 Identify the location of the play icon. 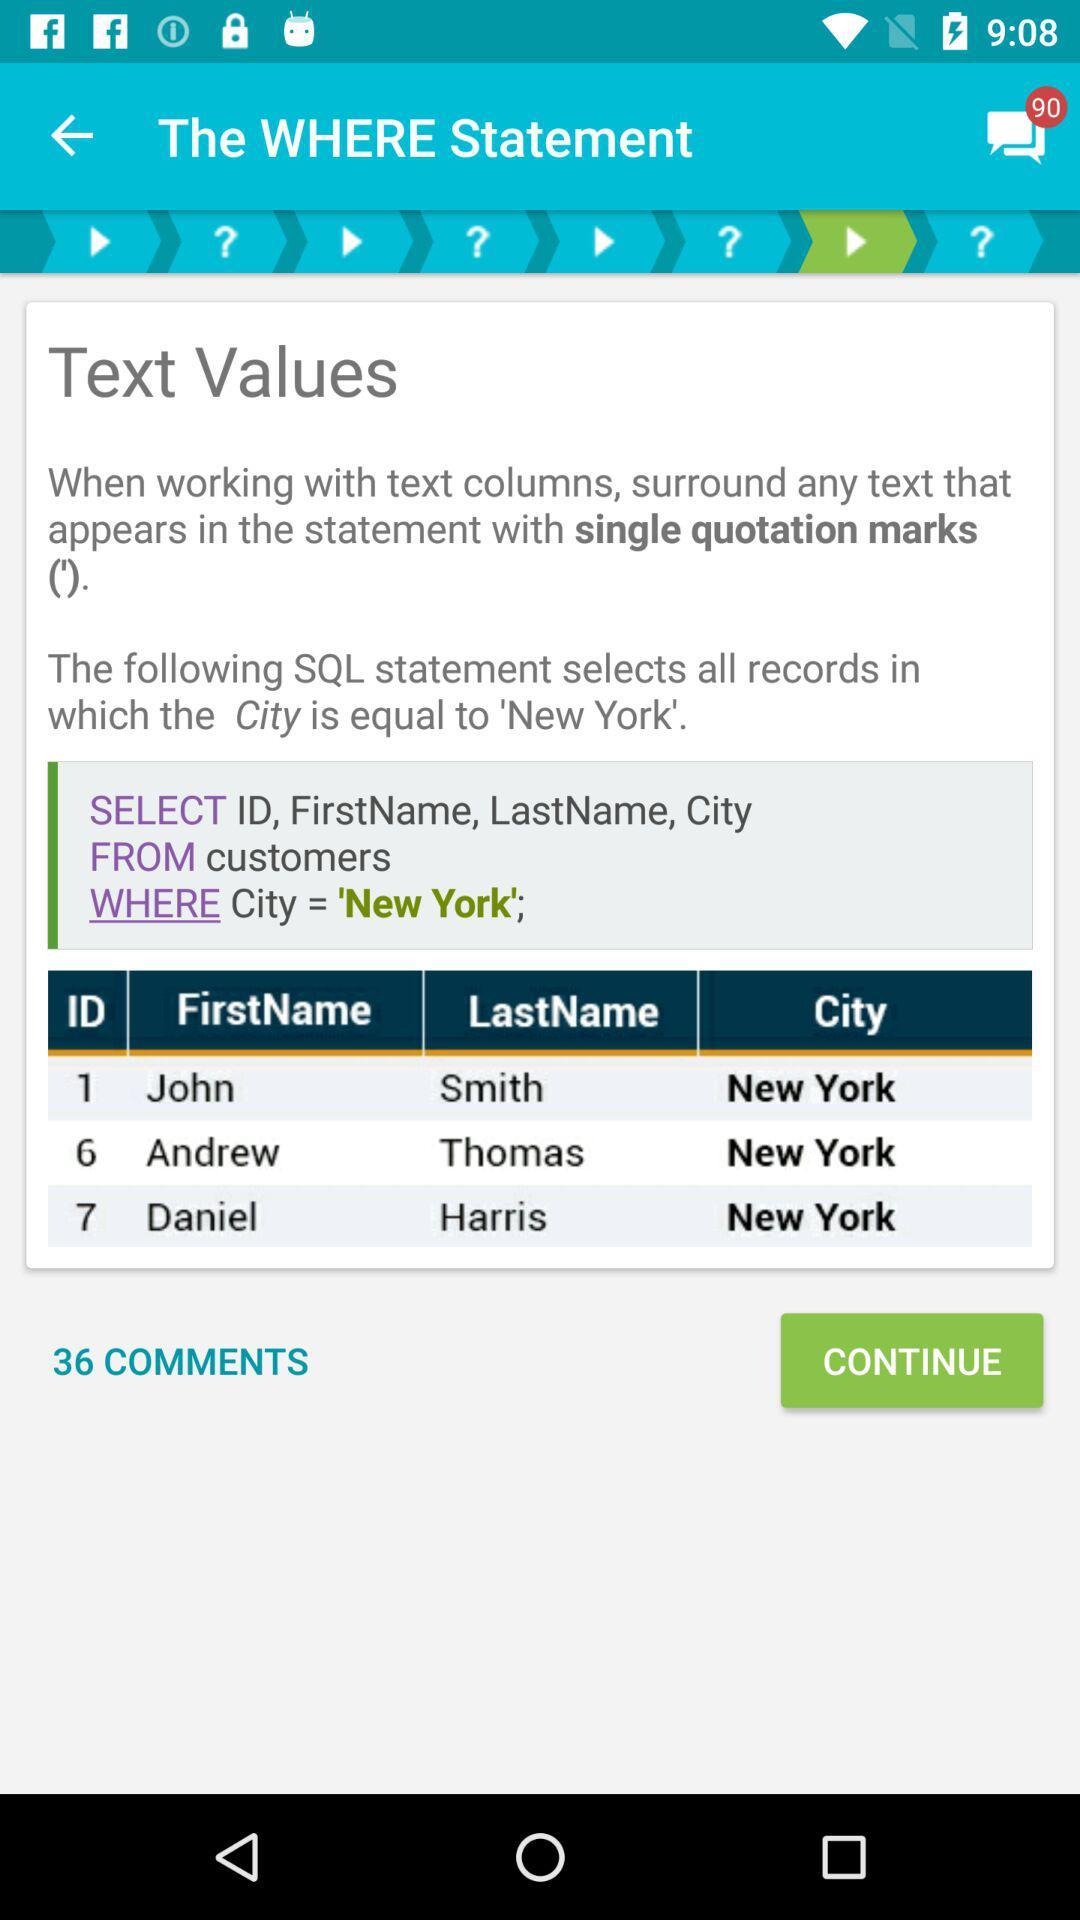
(601, 240).